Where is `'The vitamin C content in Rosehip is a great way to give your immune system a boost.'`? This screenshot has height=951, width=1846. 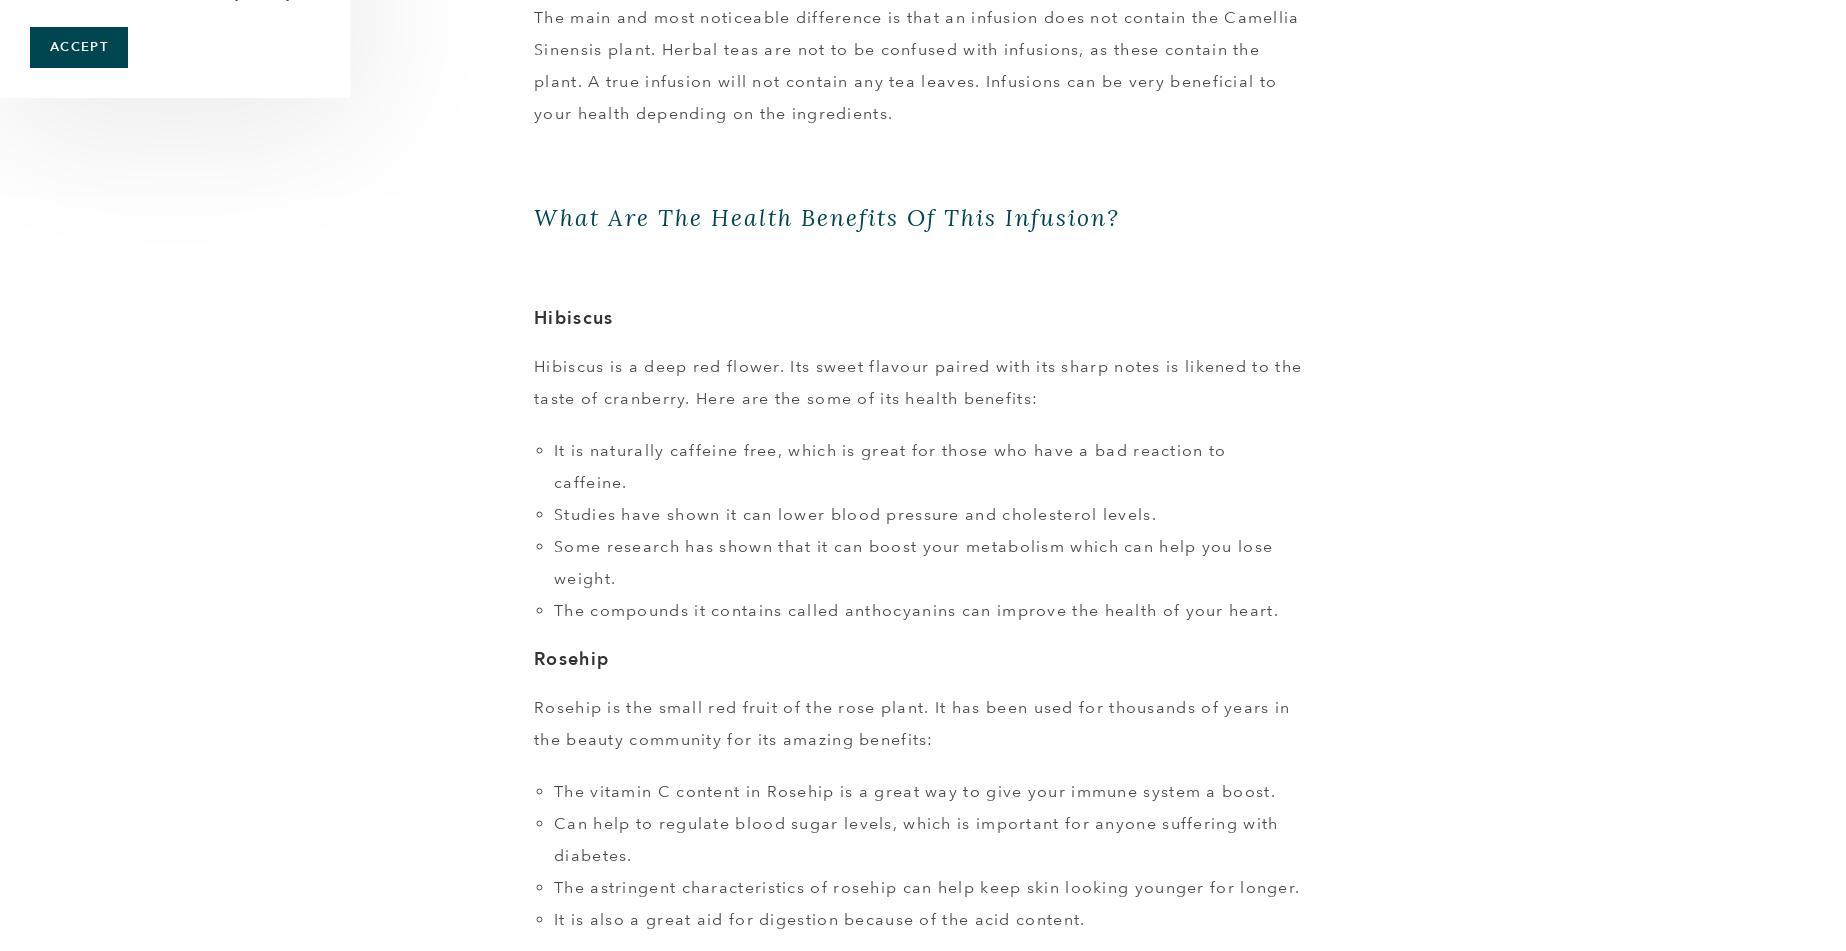
'The vitamin C content in Rosehip is a great way to give your immune system a boost.' is located at coordinates (913, 790).